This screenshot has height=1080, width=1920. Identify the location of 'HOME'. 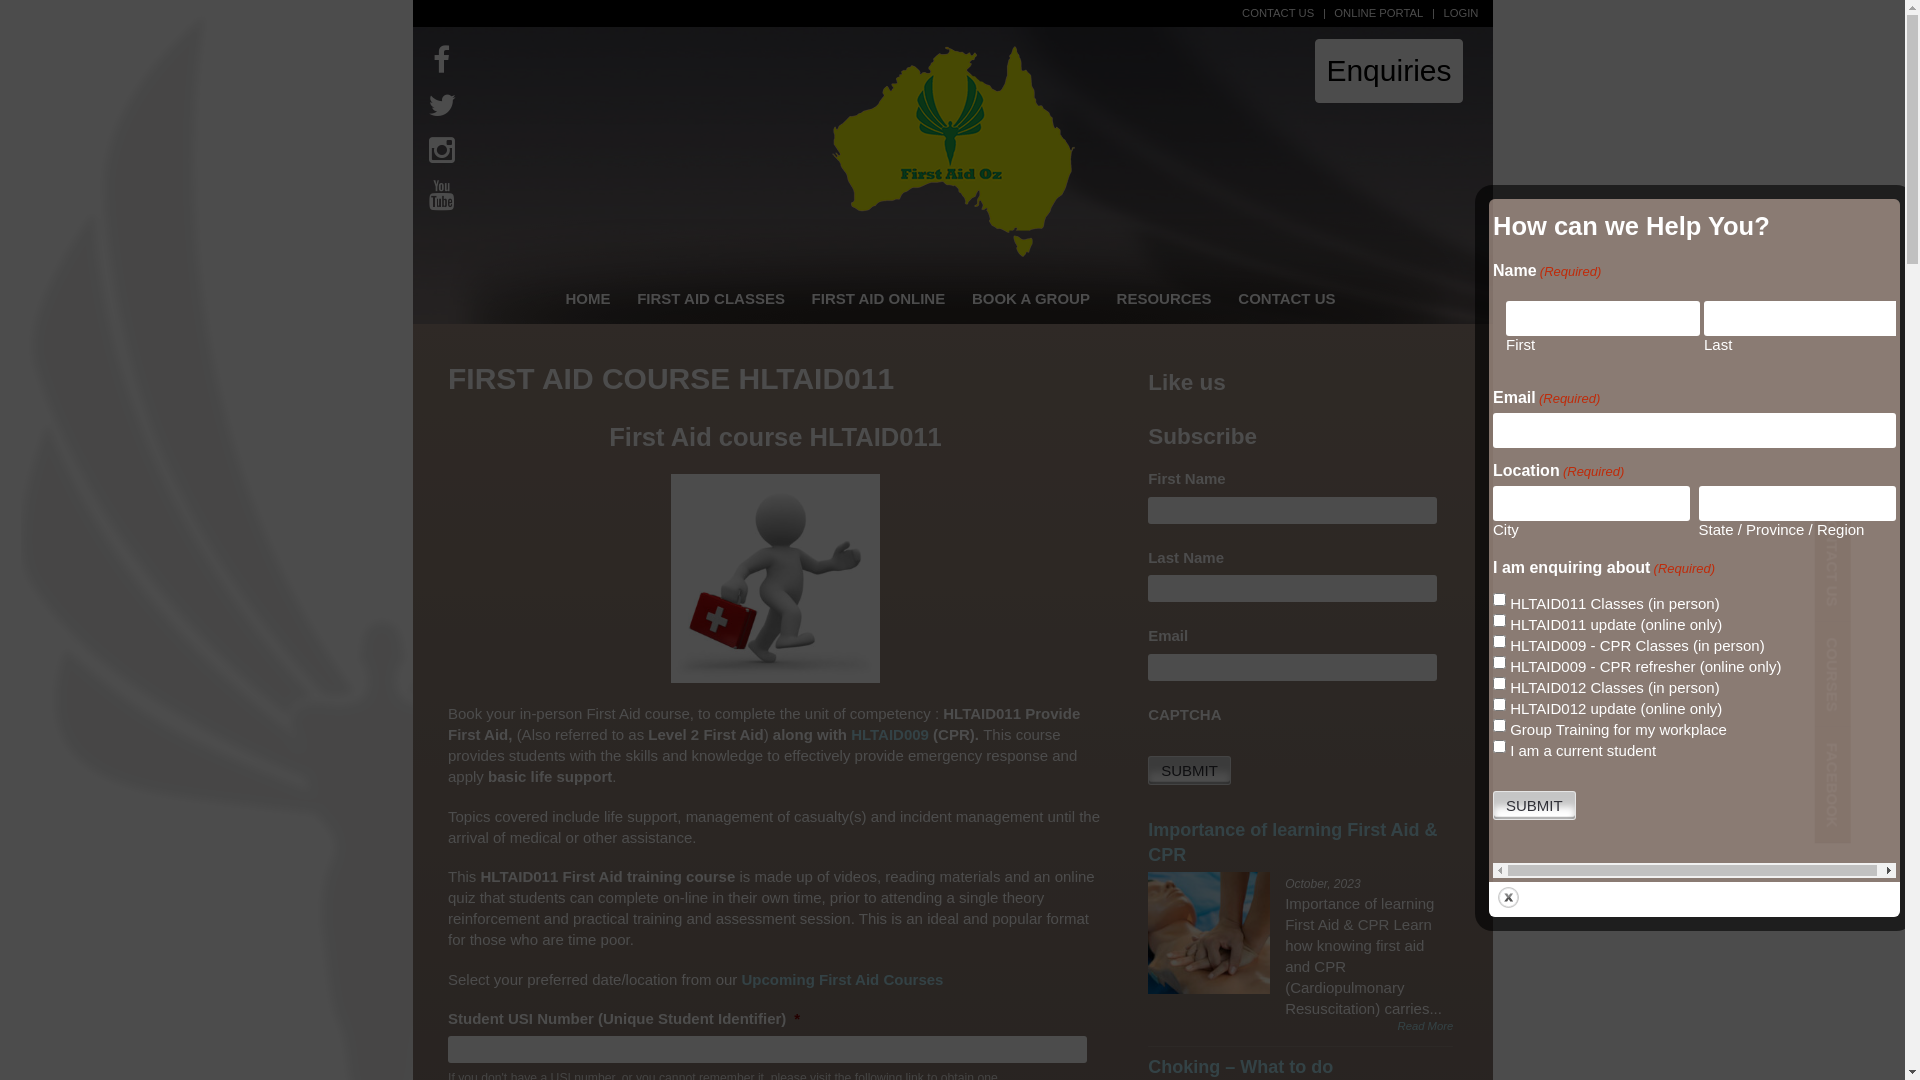
(587, 297).